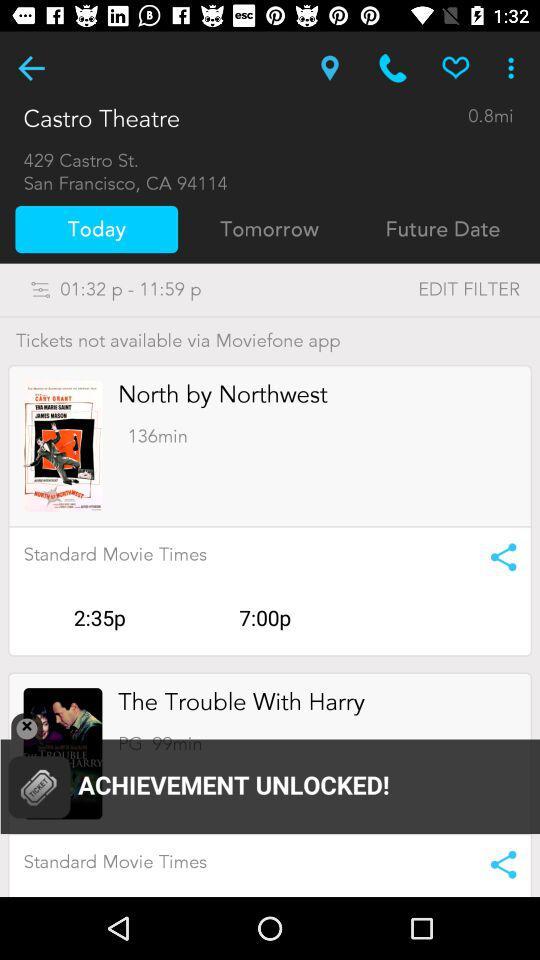  What do you see at coordinates (30, 68) in the screenshot?
I see `the previous page` at bounding box center [30, 68].